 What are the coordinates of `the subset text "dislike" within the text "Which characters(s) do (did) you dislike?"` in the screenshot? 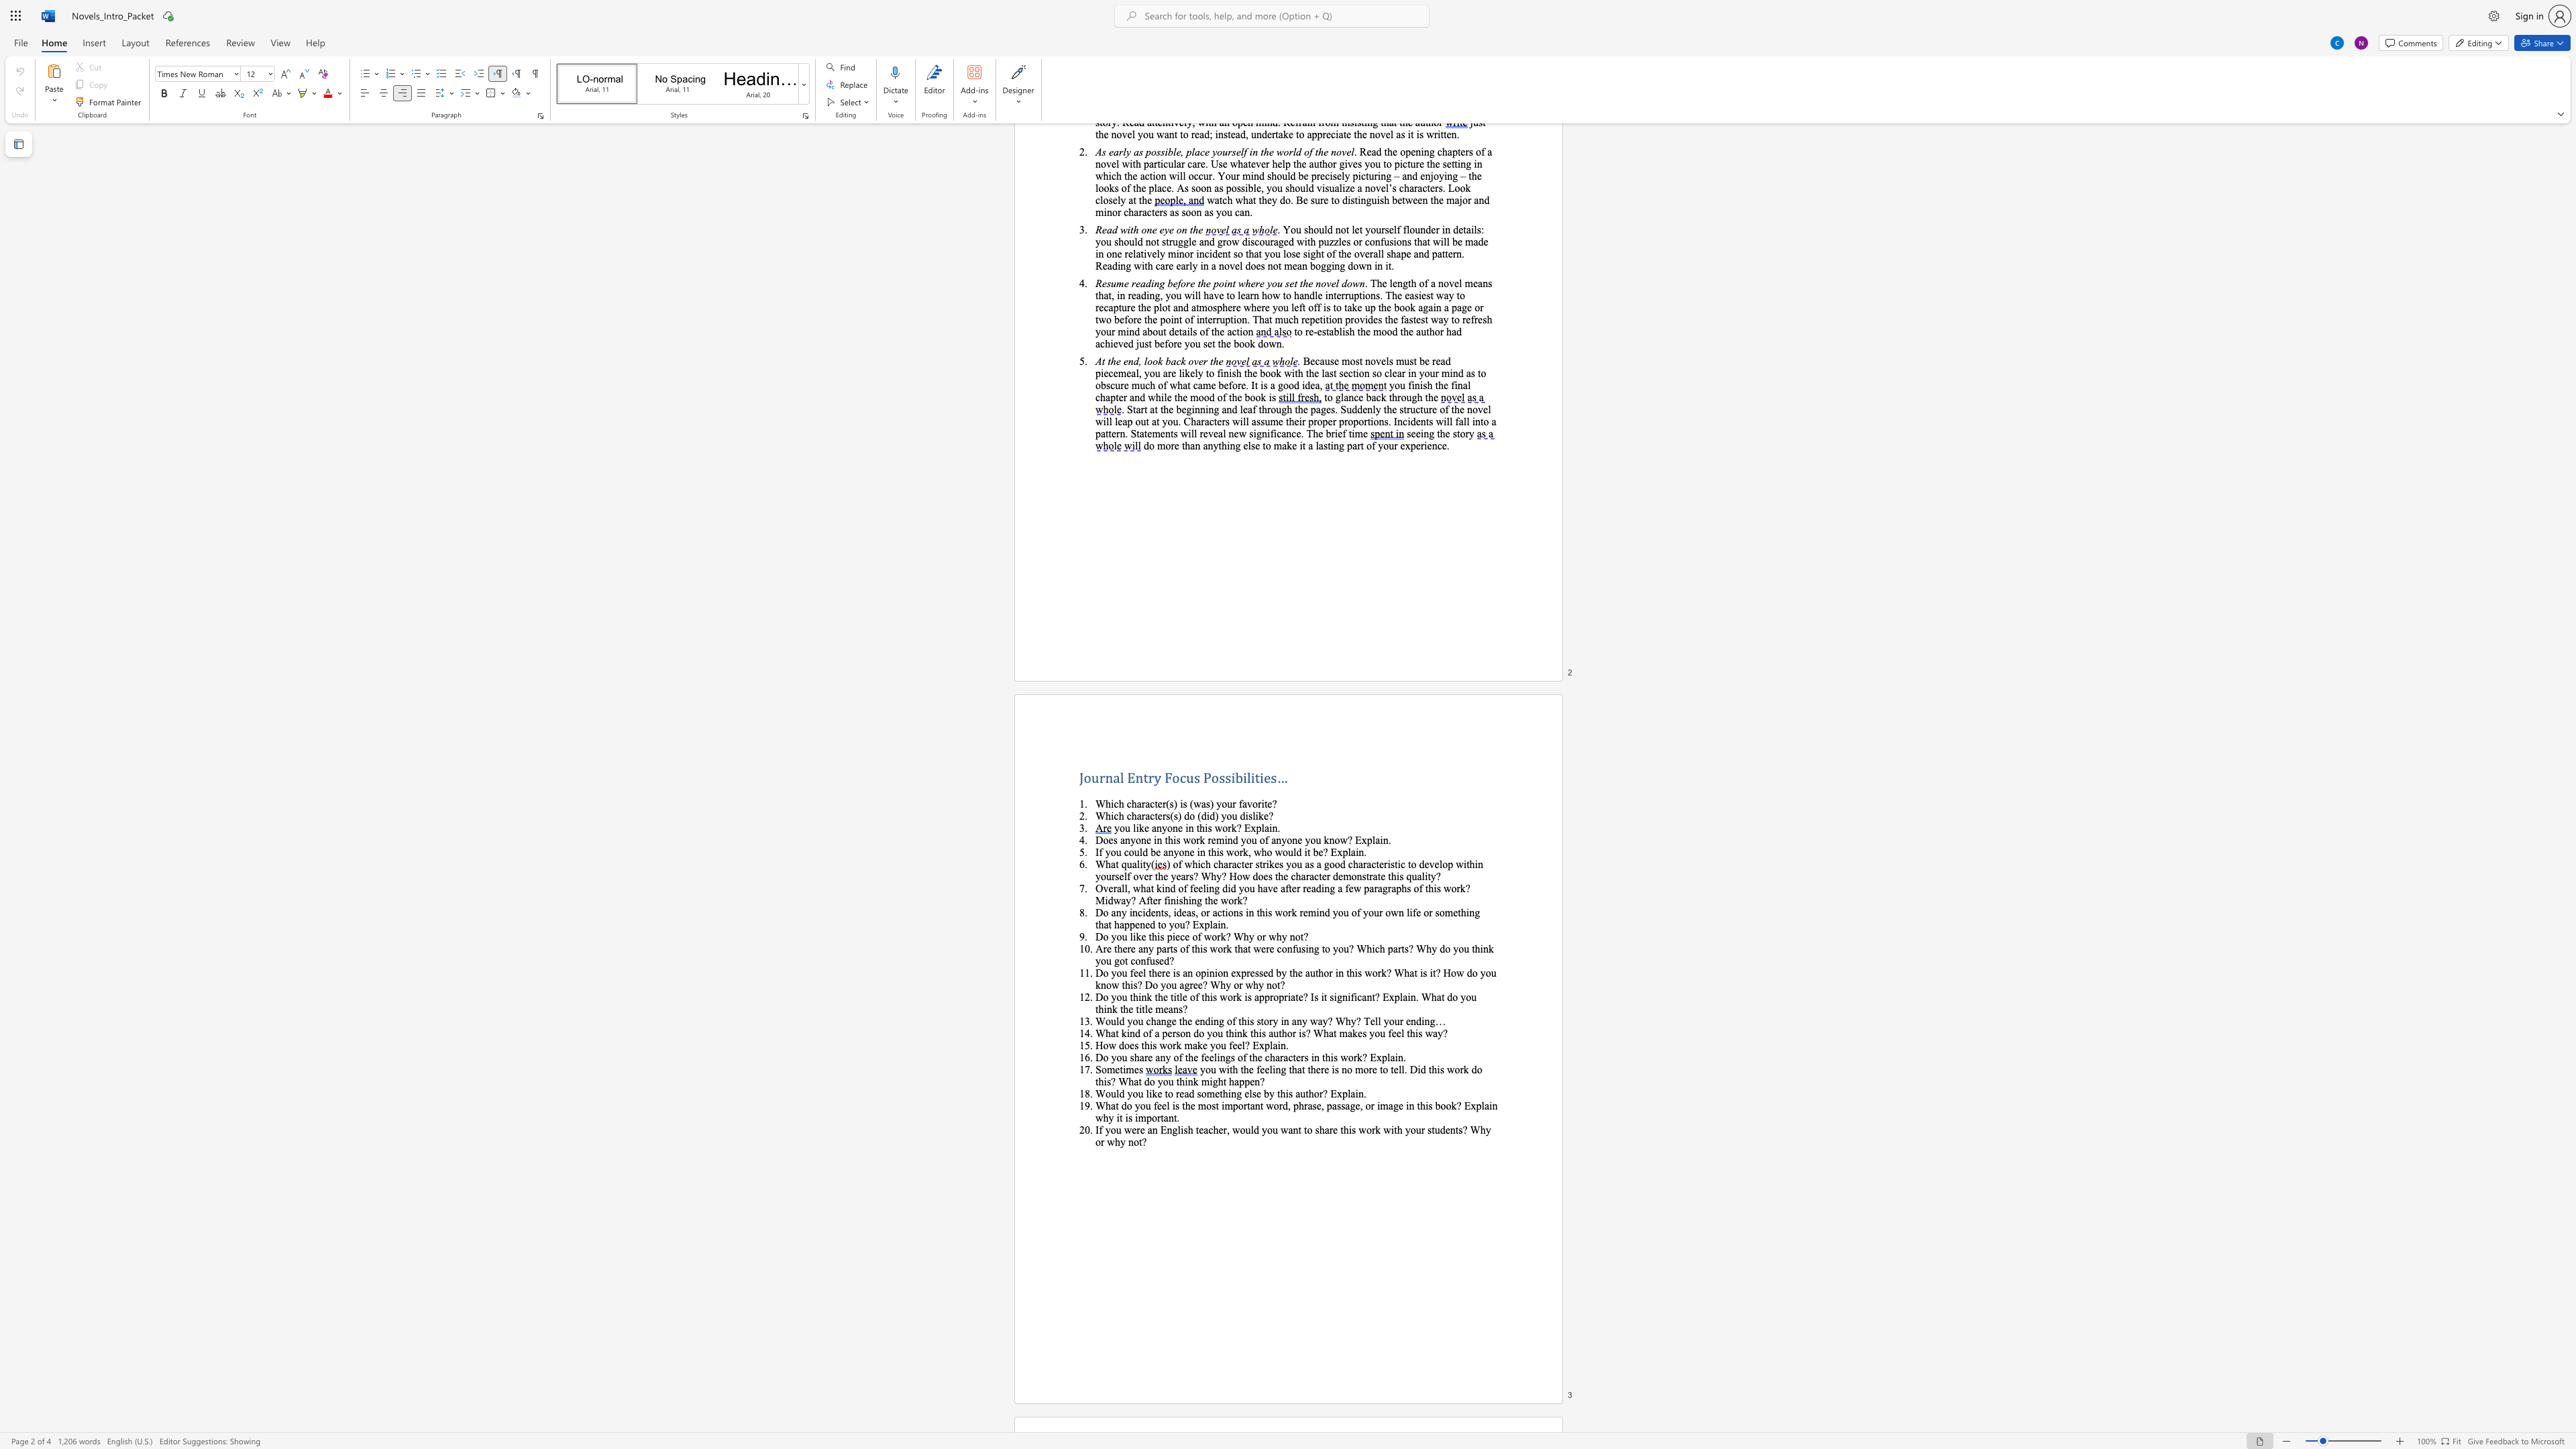 It's located at (1238, 814).